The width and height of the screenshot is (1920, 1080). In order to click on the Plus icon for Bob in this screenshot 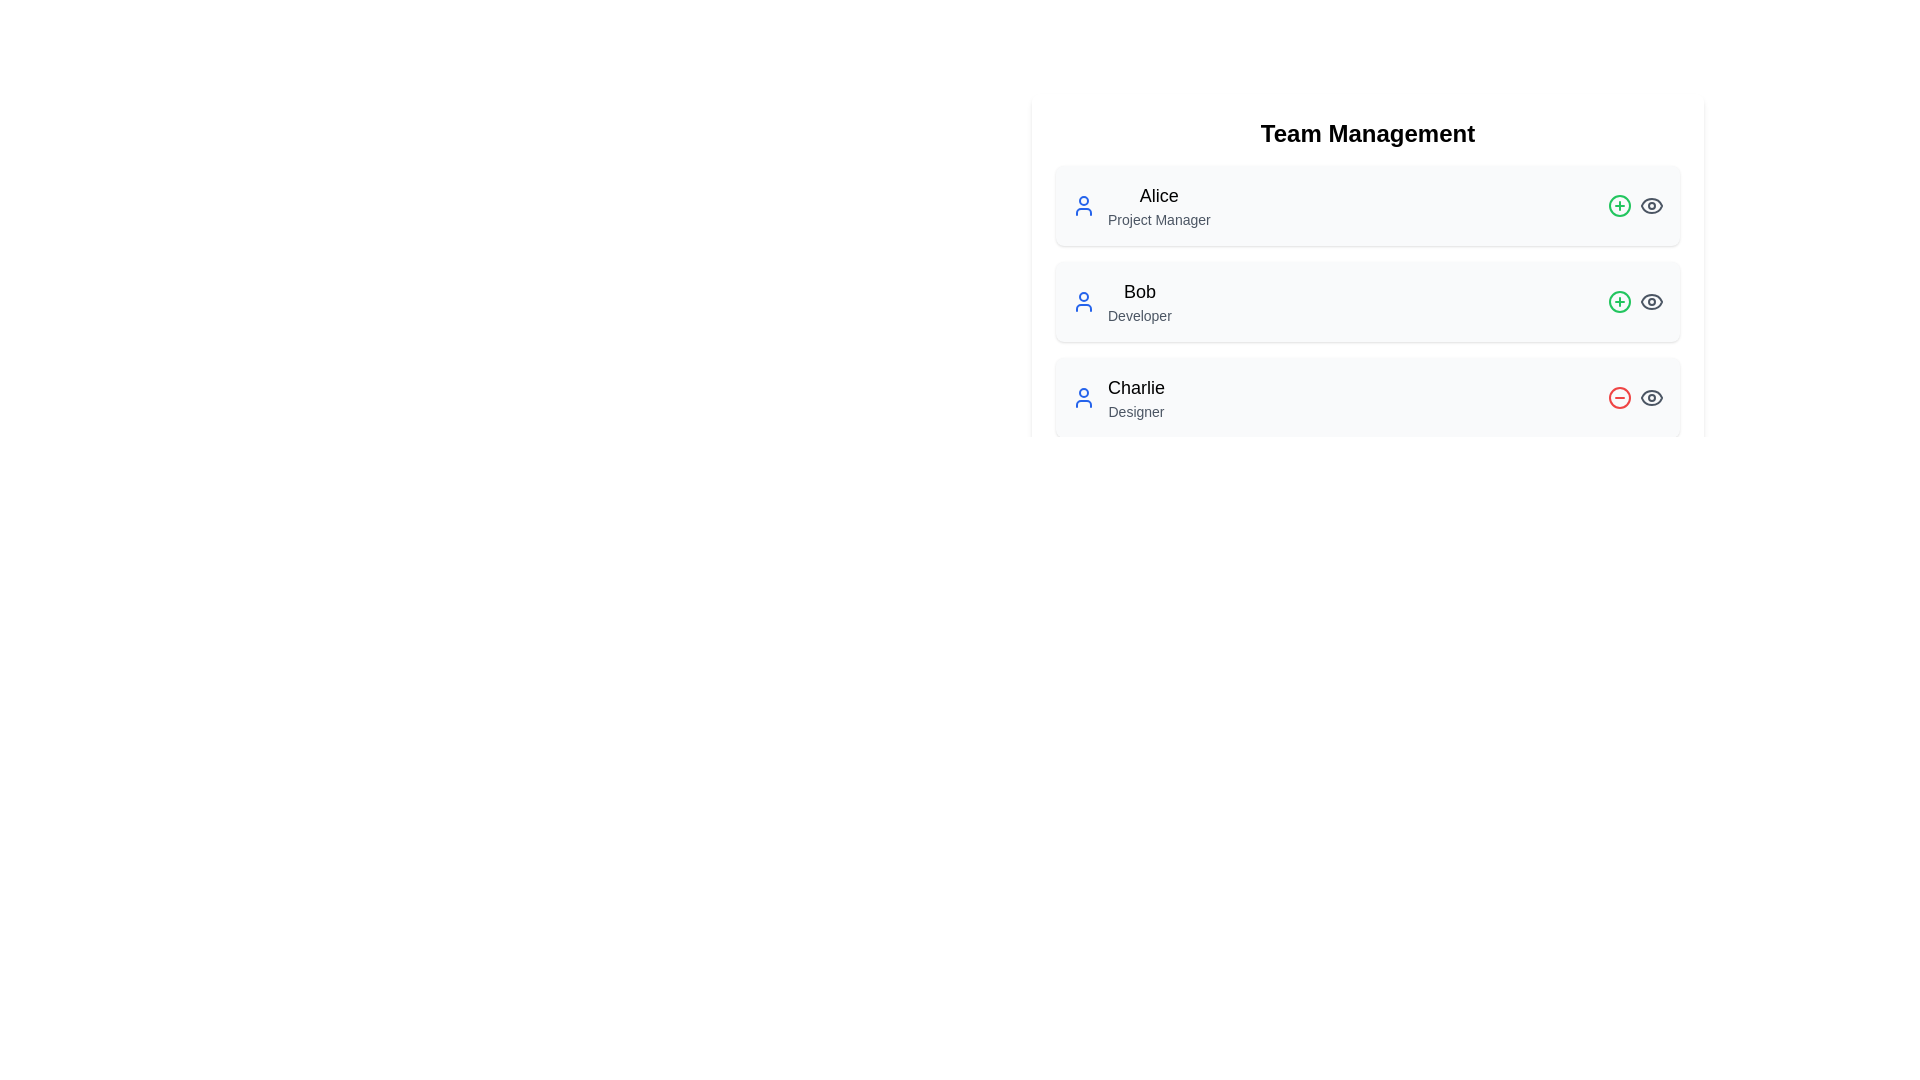, I will do `click(1620, 301)`.